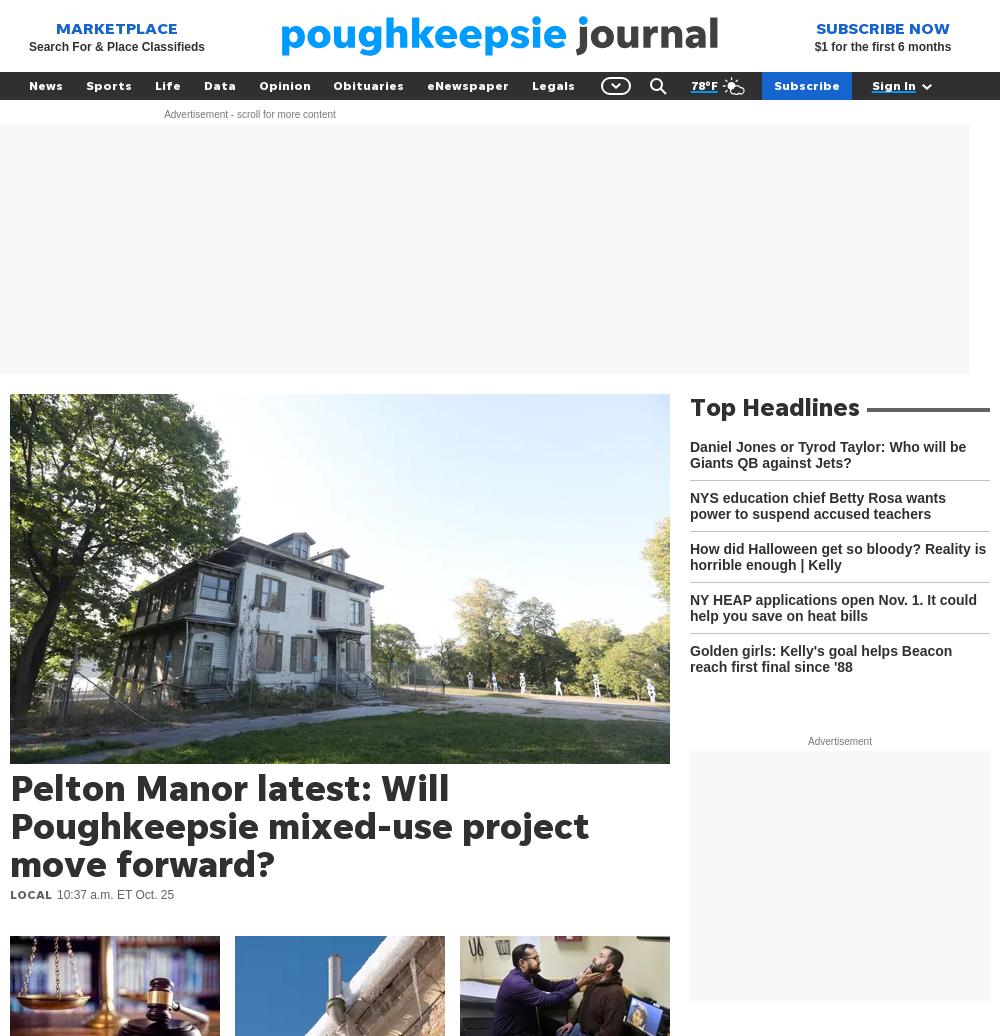 The image size is (1000, 1036). What do you see at coordinates (820, 658) in the screenshot?
I see `'Golden girls: Kelly's goal helps Beacon reach first final since '88'` at bounding box center [820, 658].